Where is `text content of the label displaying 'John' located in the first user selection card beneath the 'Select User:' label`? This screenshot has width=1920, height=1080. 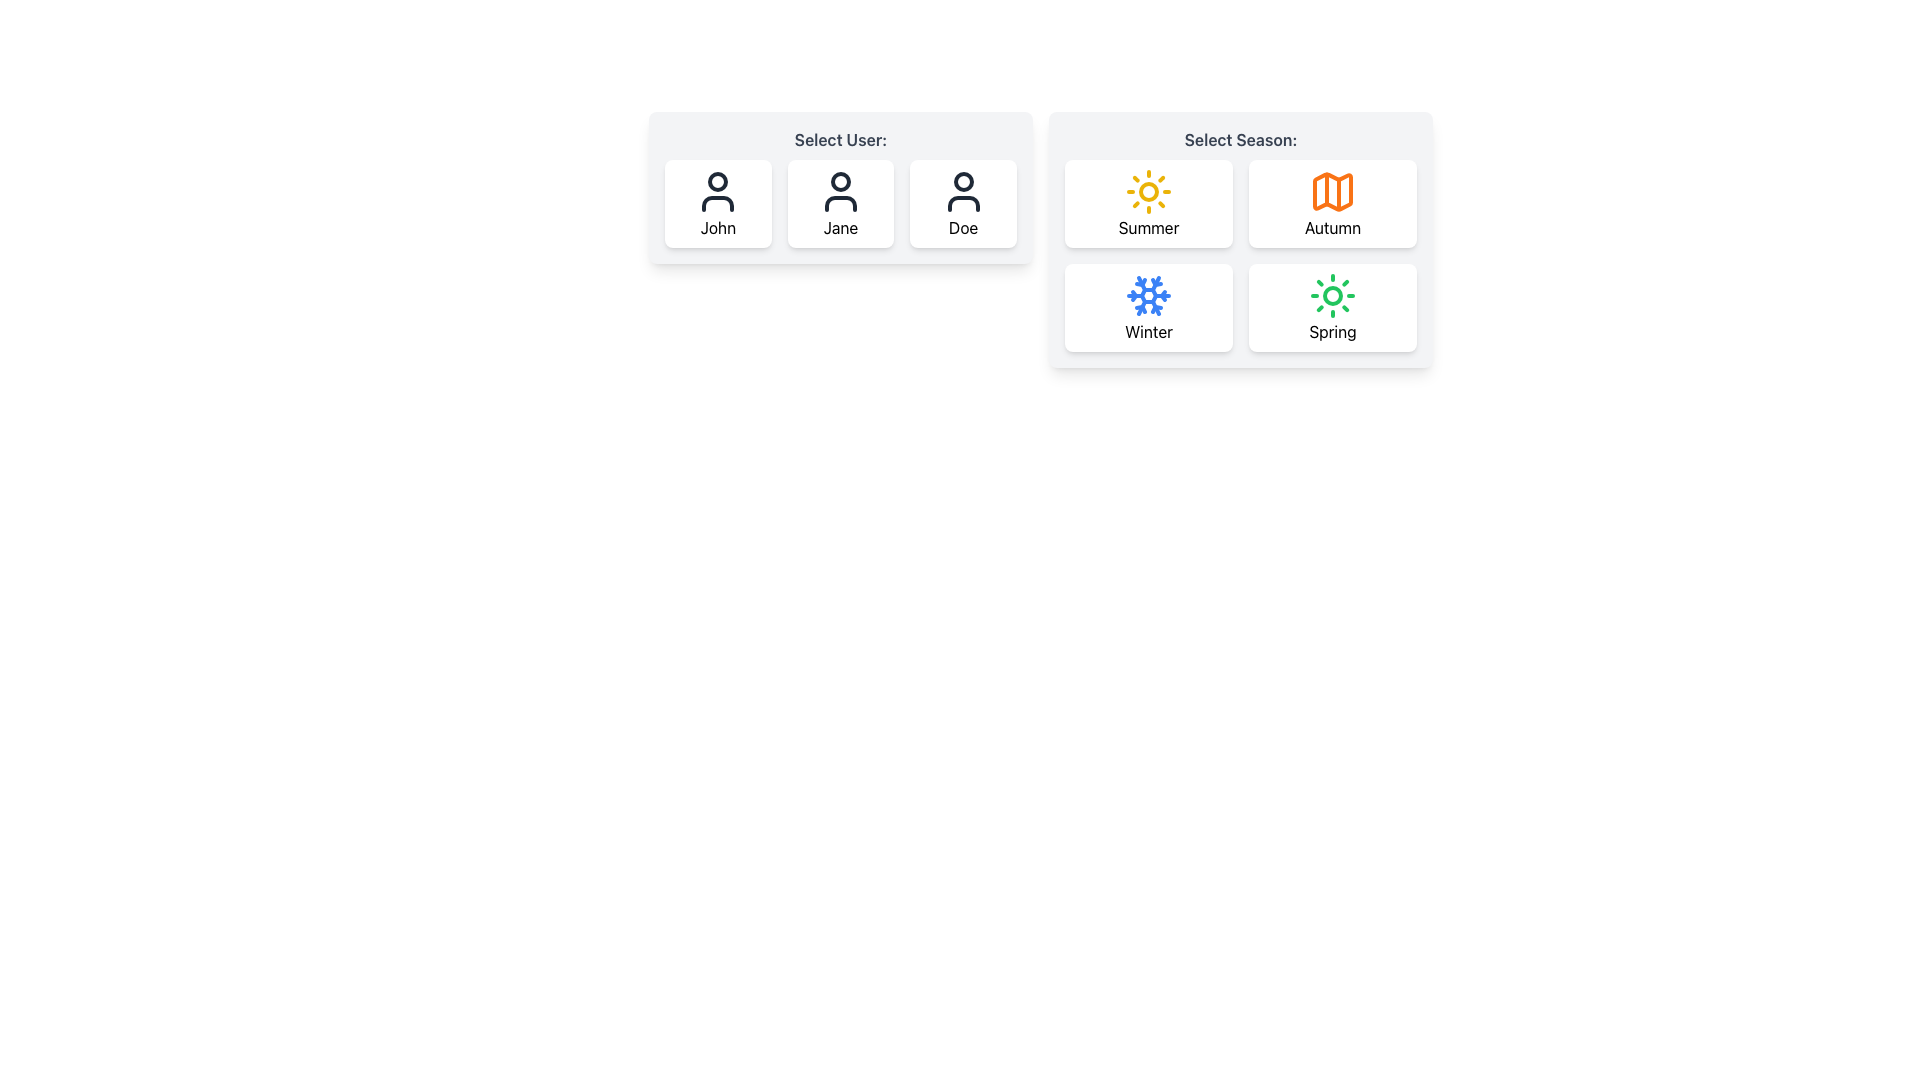
text content of the label displaying 'John' located in the first user selection card beneath the 'Select User:' label is located at coordinates (718, 226).